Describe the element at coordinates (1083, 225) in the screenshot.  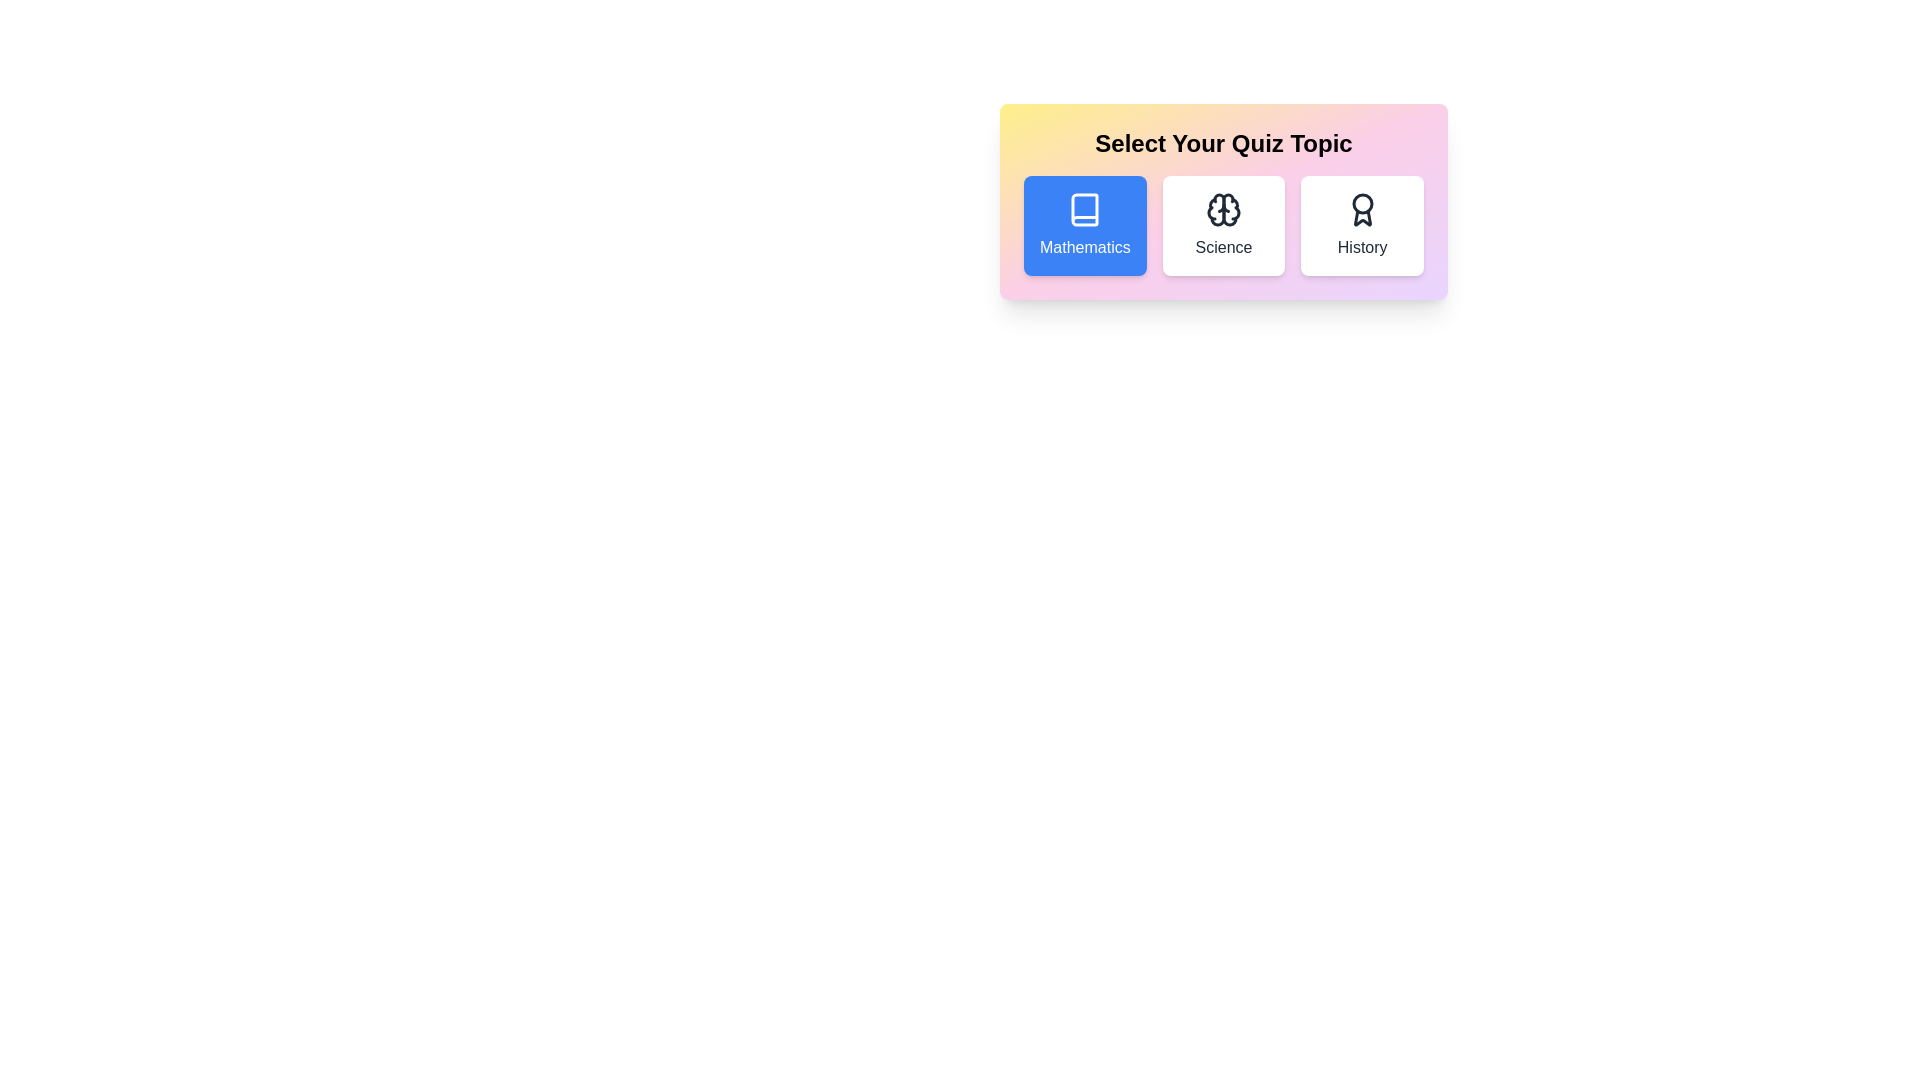
I see `the Mathematics category to observe the hover effect` at that location.